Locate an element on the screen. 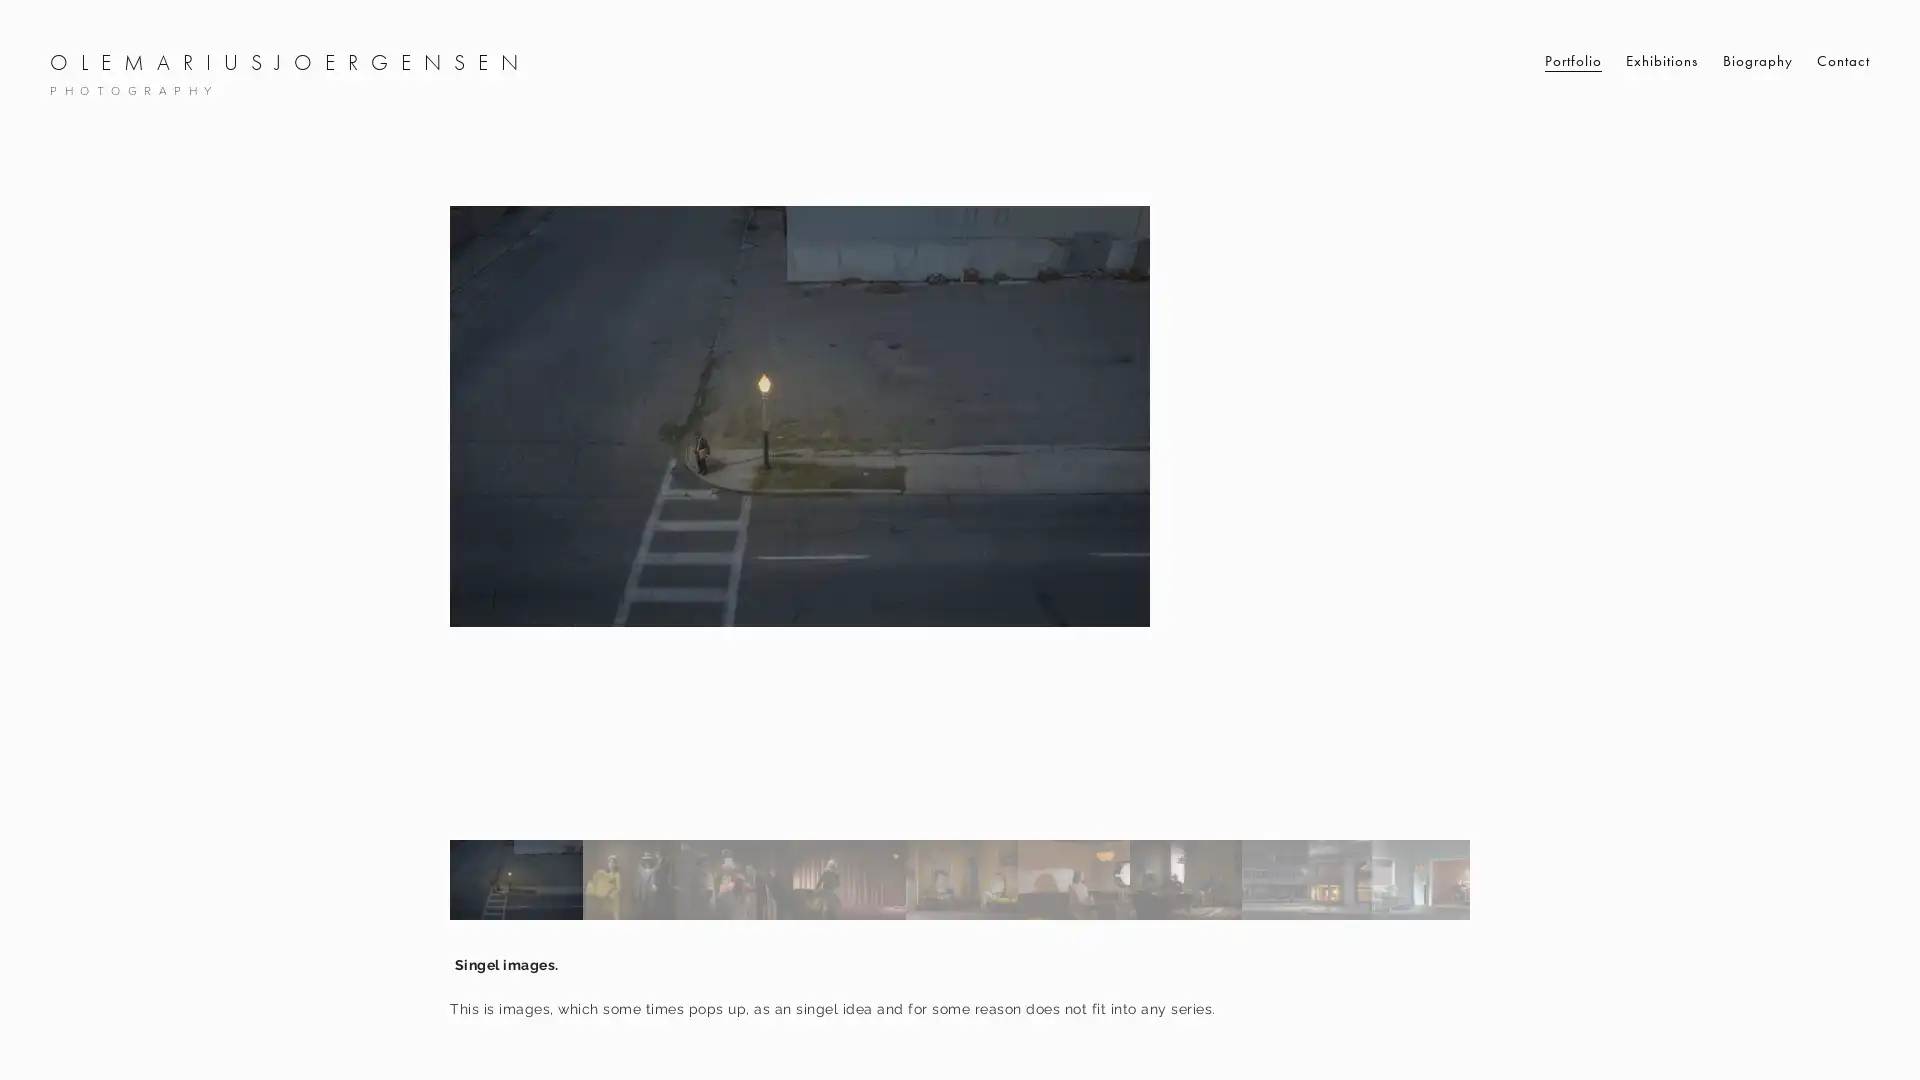 Image resolution: width=1920 pixels, height=1080 pixels. Slide 7 is located at coordinates (1185, 878).